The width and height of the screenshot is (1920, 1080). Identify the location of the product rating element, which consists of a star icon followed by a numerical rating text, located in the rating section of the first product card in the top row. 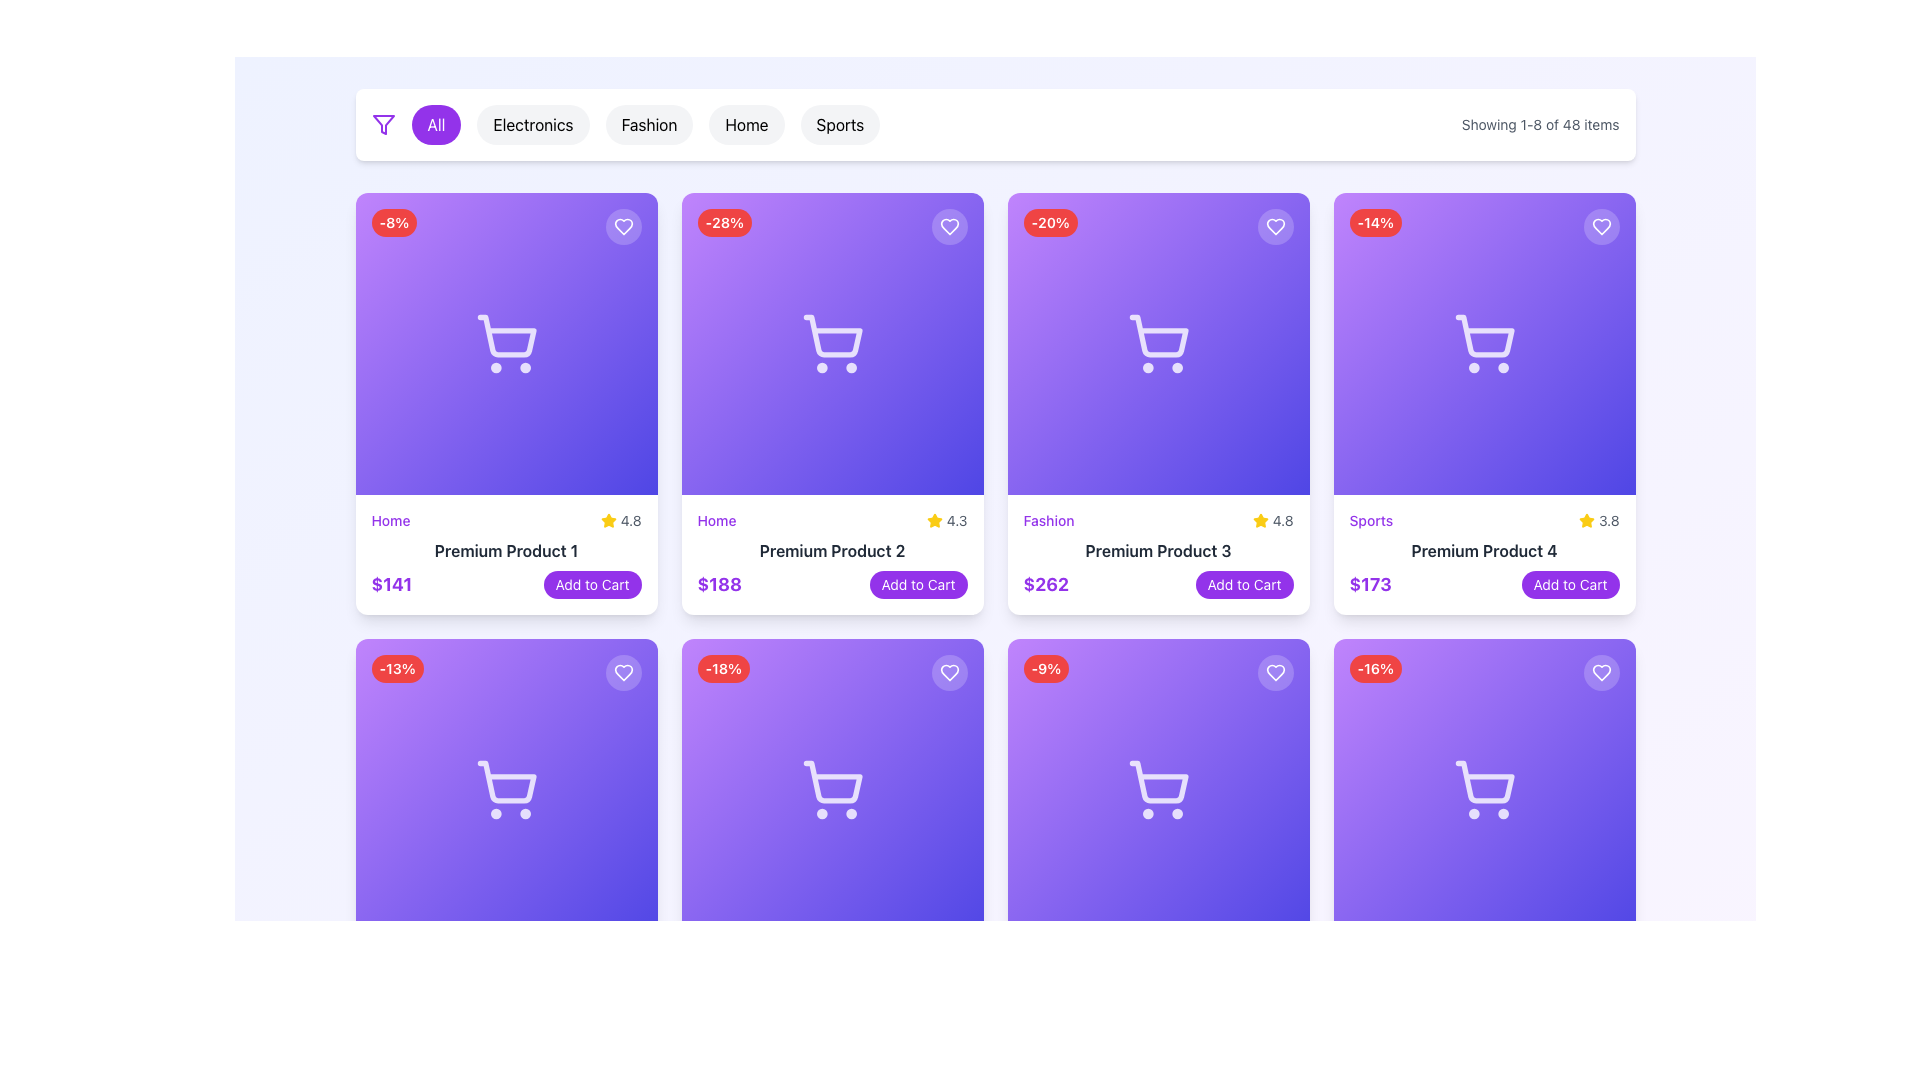
(620, 519).